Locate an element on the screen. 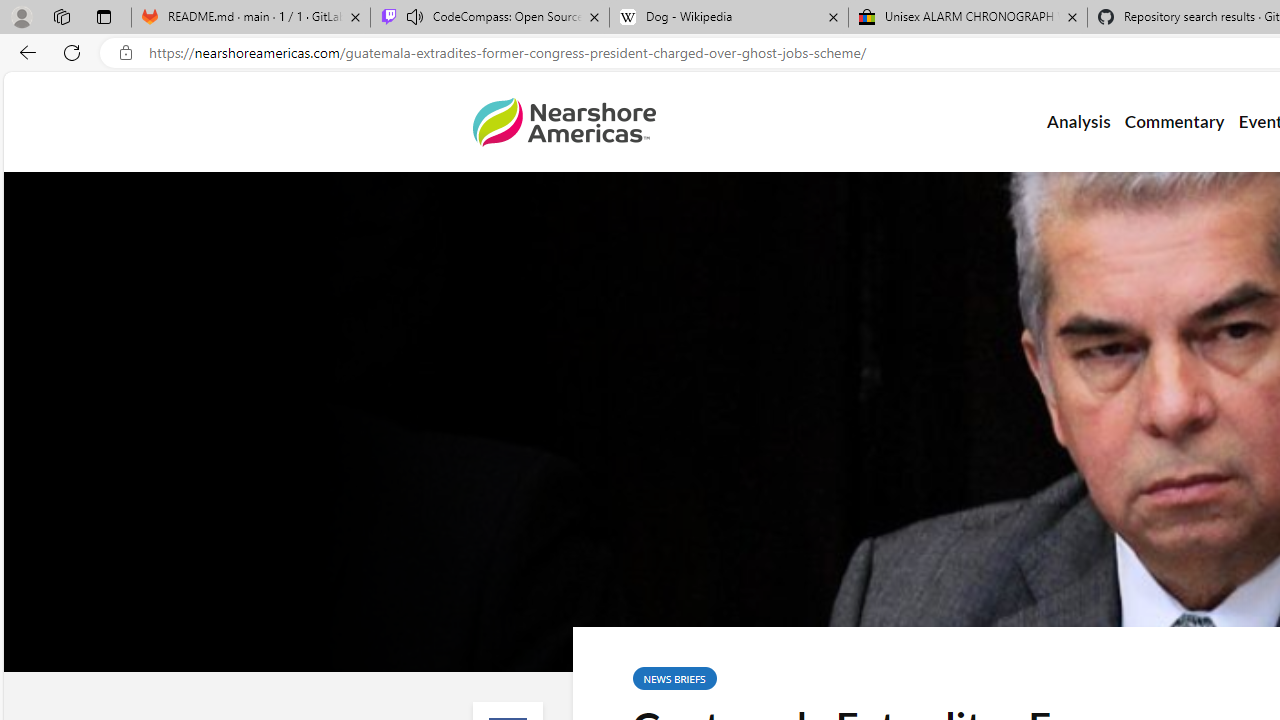 The image size is (1280, 720). 'Nearshore Americas' is located at coordinates (562, 122).